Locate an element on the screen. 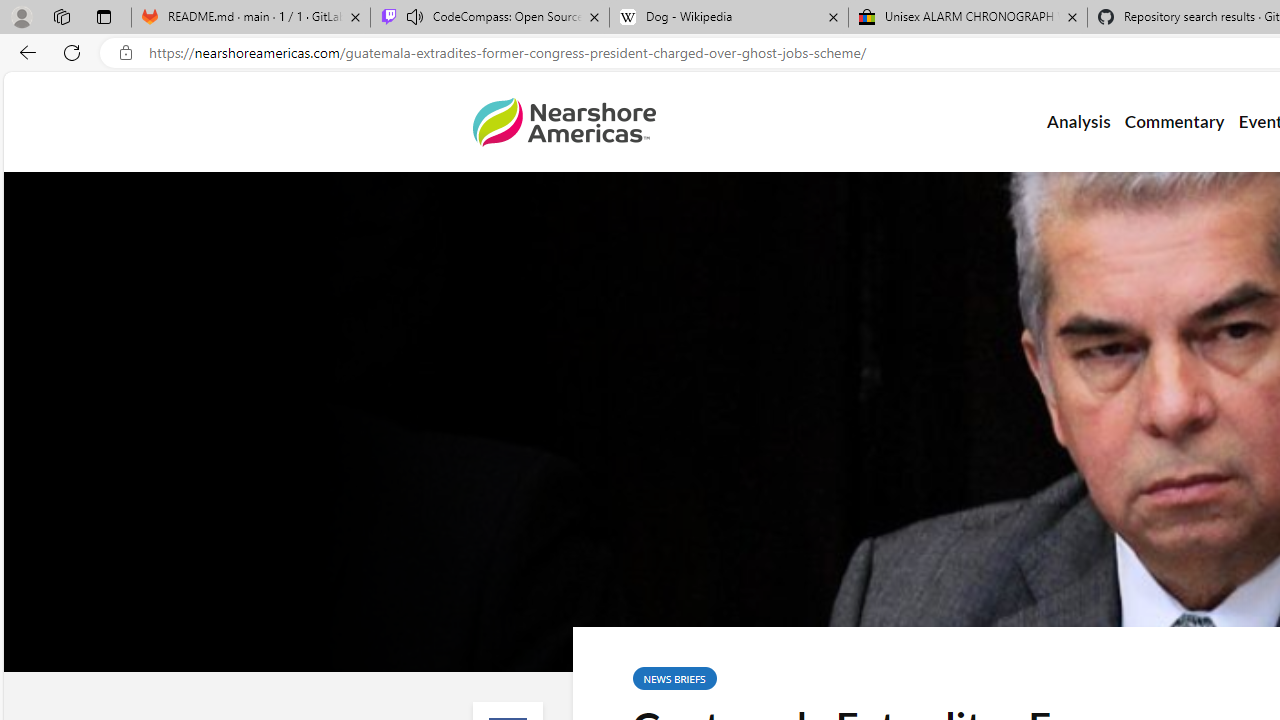 The image size is (1280, 720). 'Nearshore Americas' is located at coordinates (562, 122).